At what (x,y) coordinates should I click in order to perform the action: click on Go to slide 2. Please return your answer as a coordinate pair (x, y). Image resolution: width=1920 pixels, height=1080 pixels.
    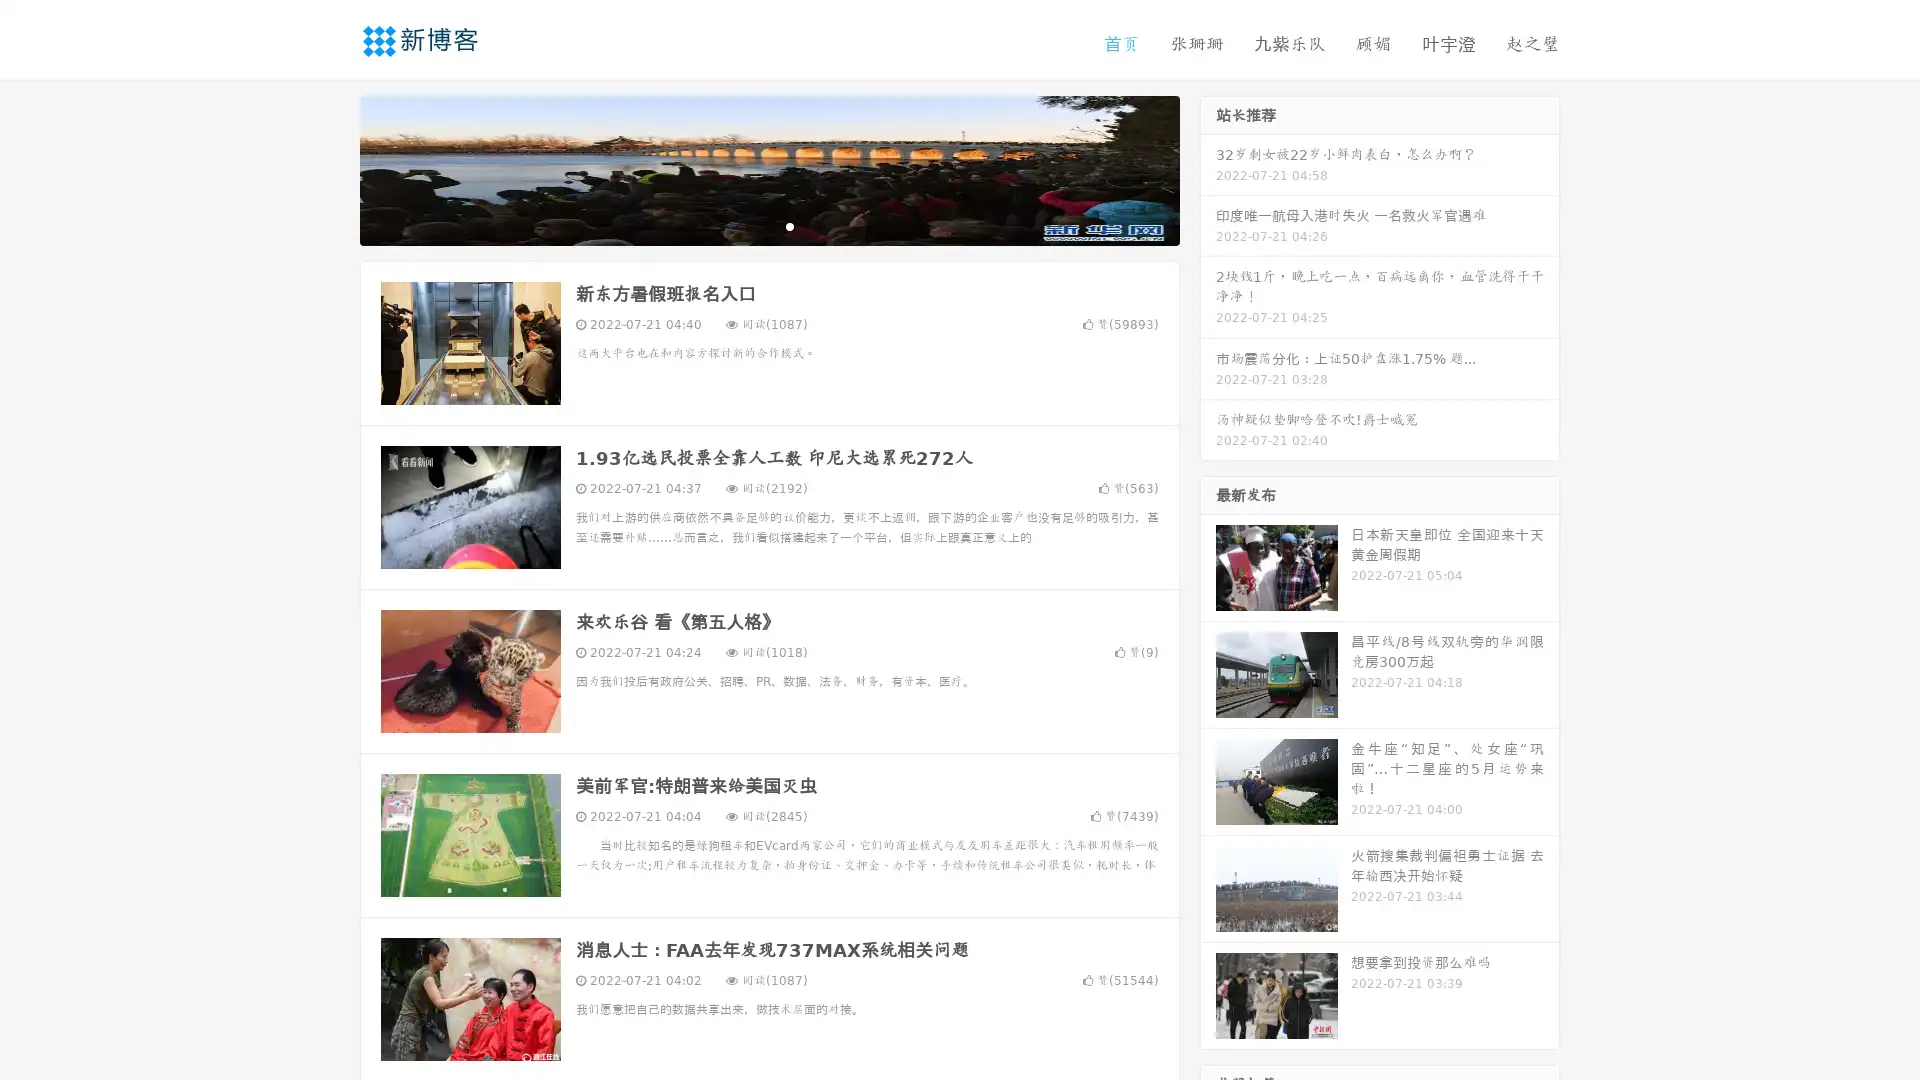
    Looking at the image, I should click on (768, 225).